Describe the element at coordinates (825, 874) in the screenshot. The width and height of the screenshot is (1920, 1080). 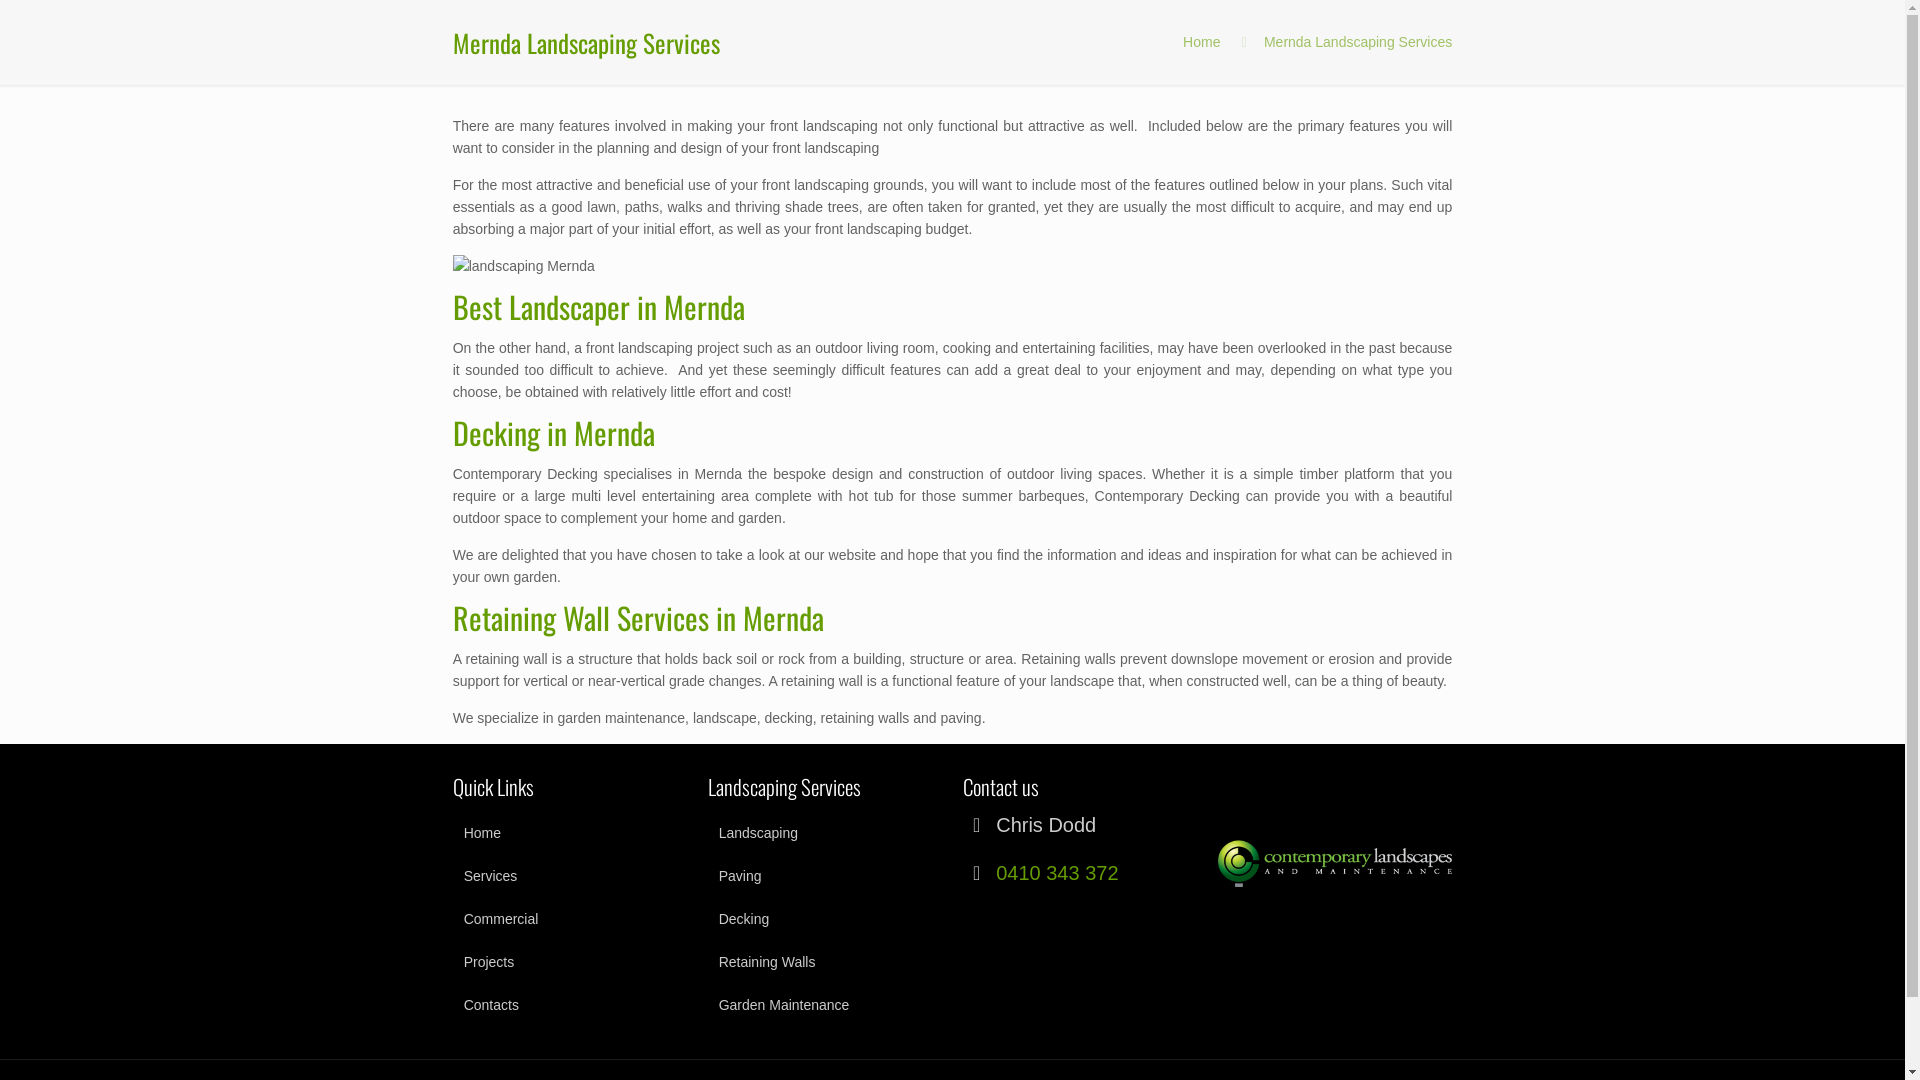
I see `'Paving'` at that location.